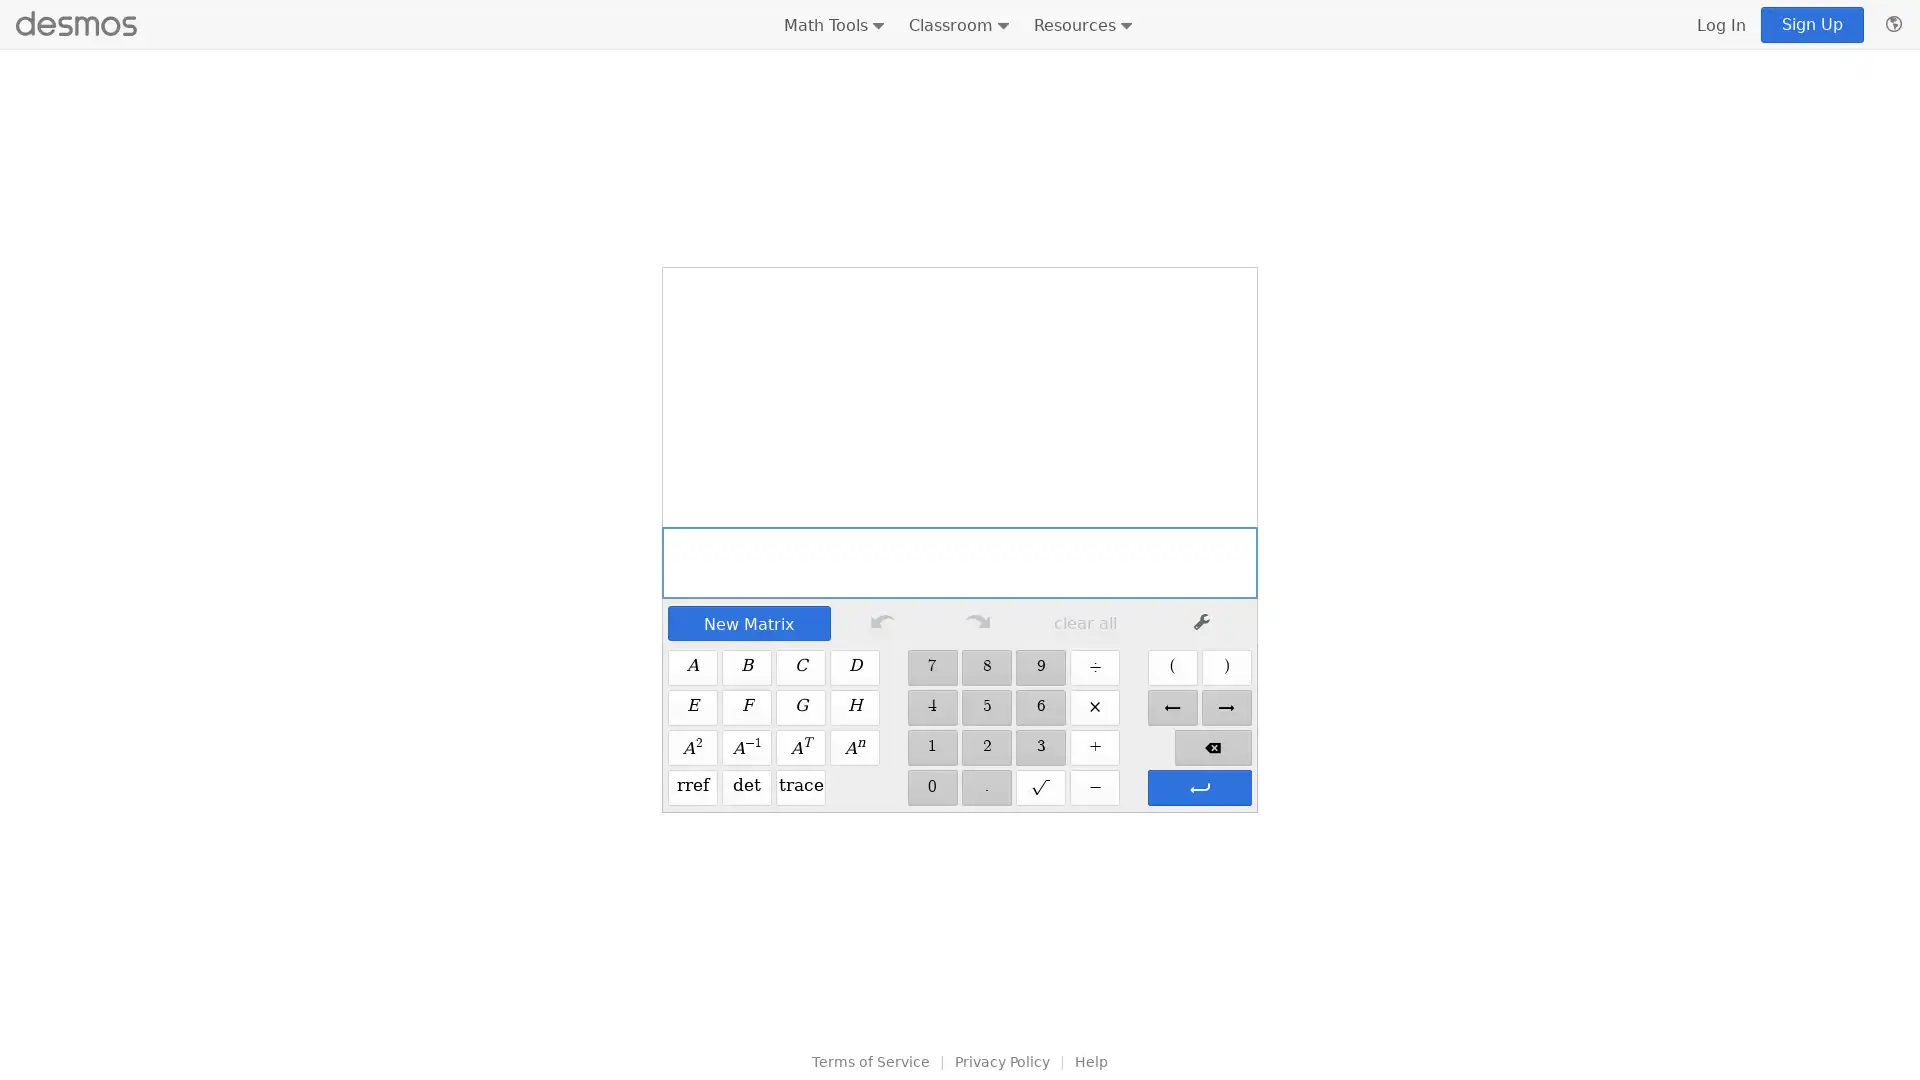  What do you see at coordinates (1171, 707) in the screenshot?
I see `Left Arrow` at bounding box center [1171, 707].